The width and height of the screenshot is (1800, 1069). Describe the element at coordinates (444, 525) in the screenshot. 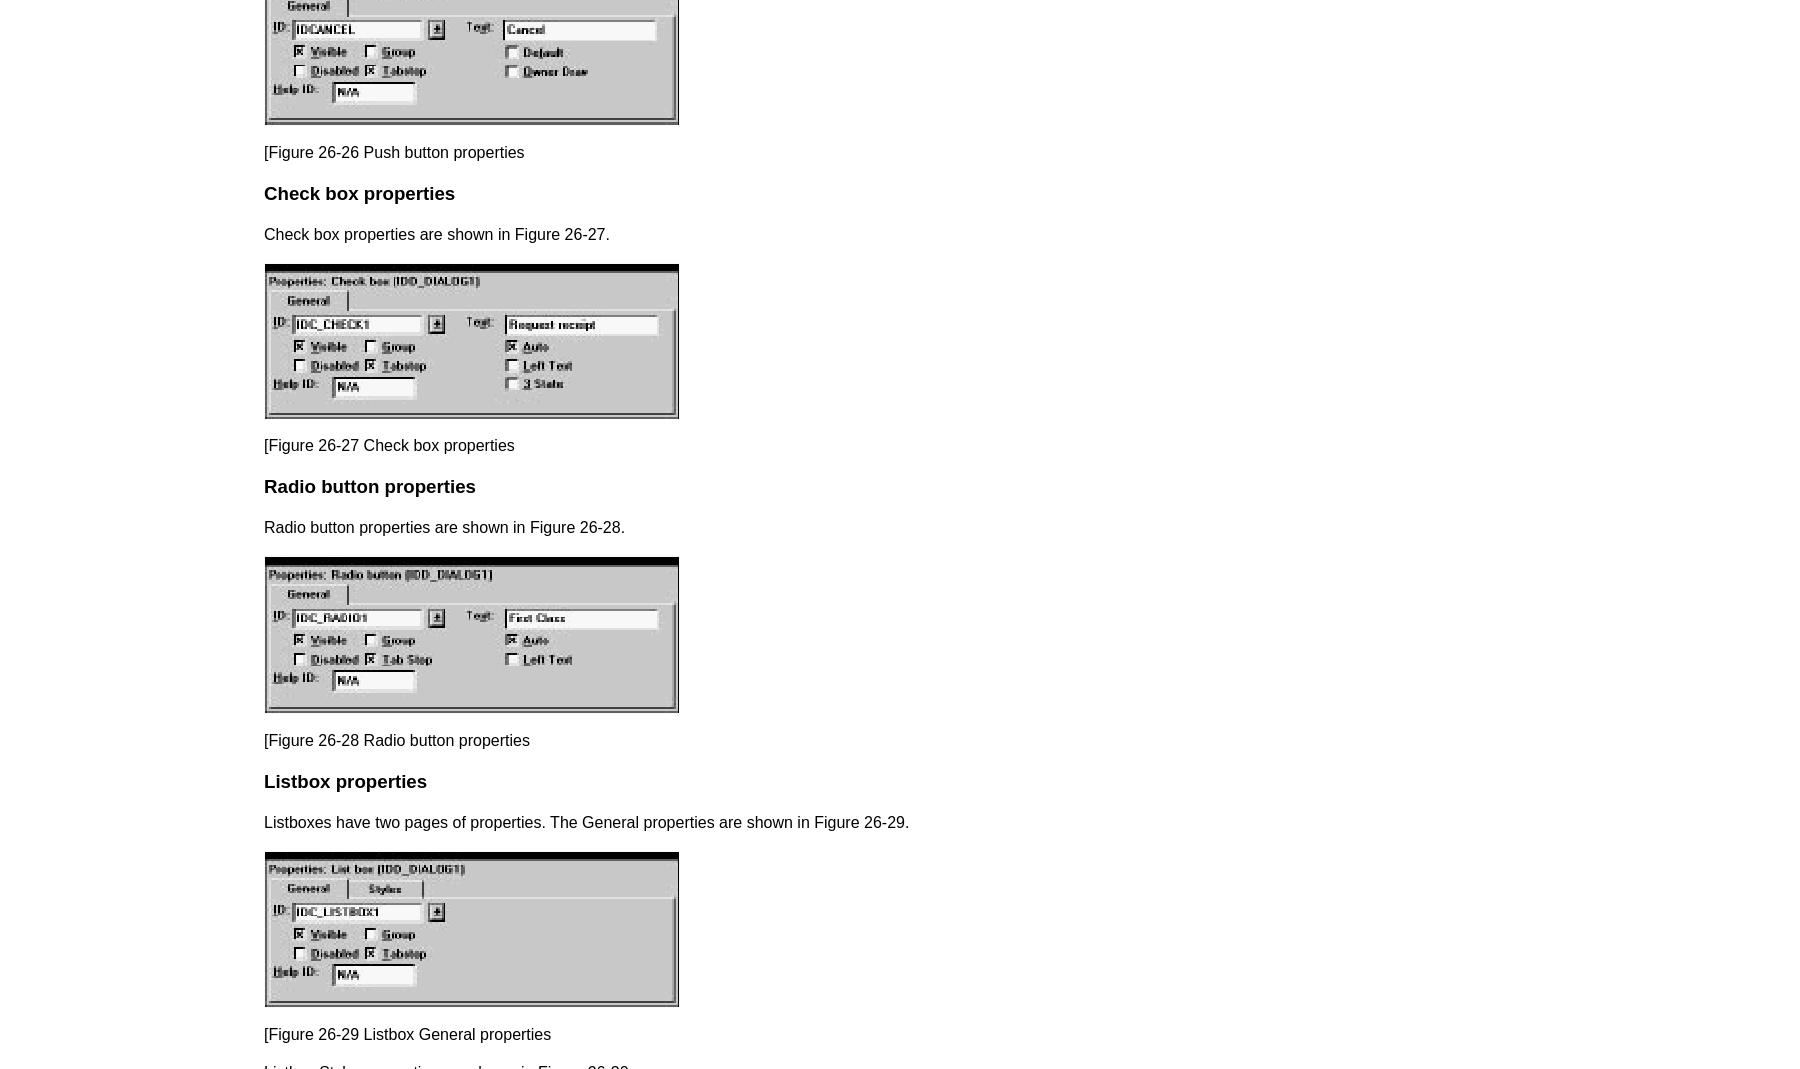

I see `'Radio button properties are shown in Figure 26-28.'` at that location.